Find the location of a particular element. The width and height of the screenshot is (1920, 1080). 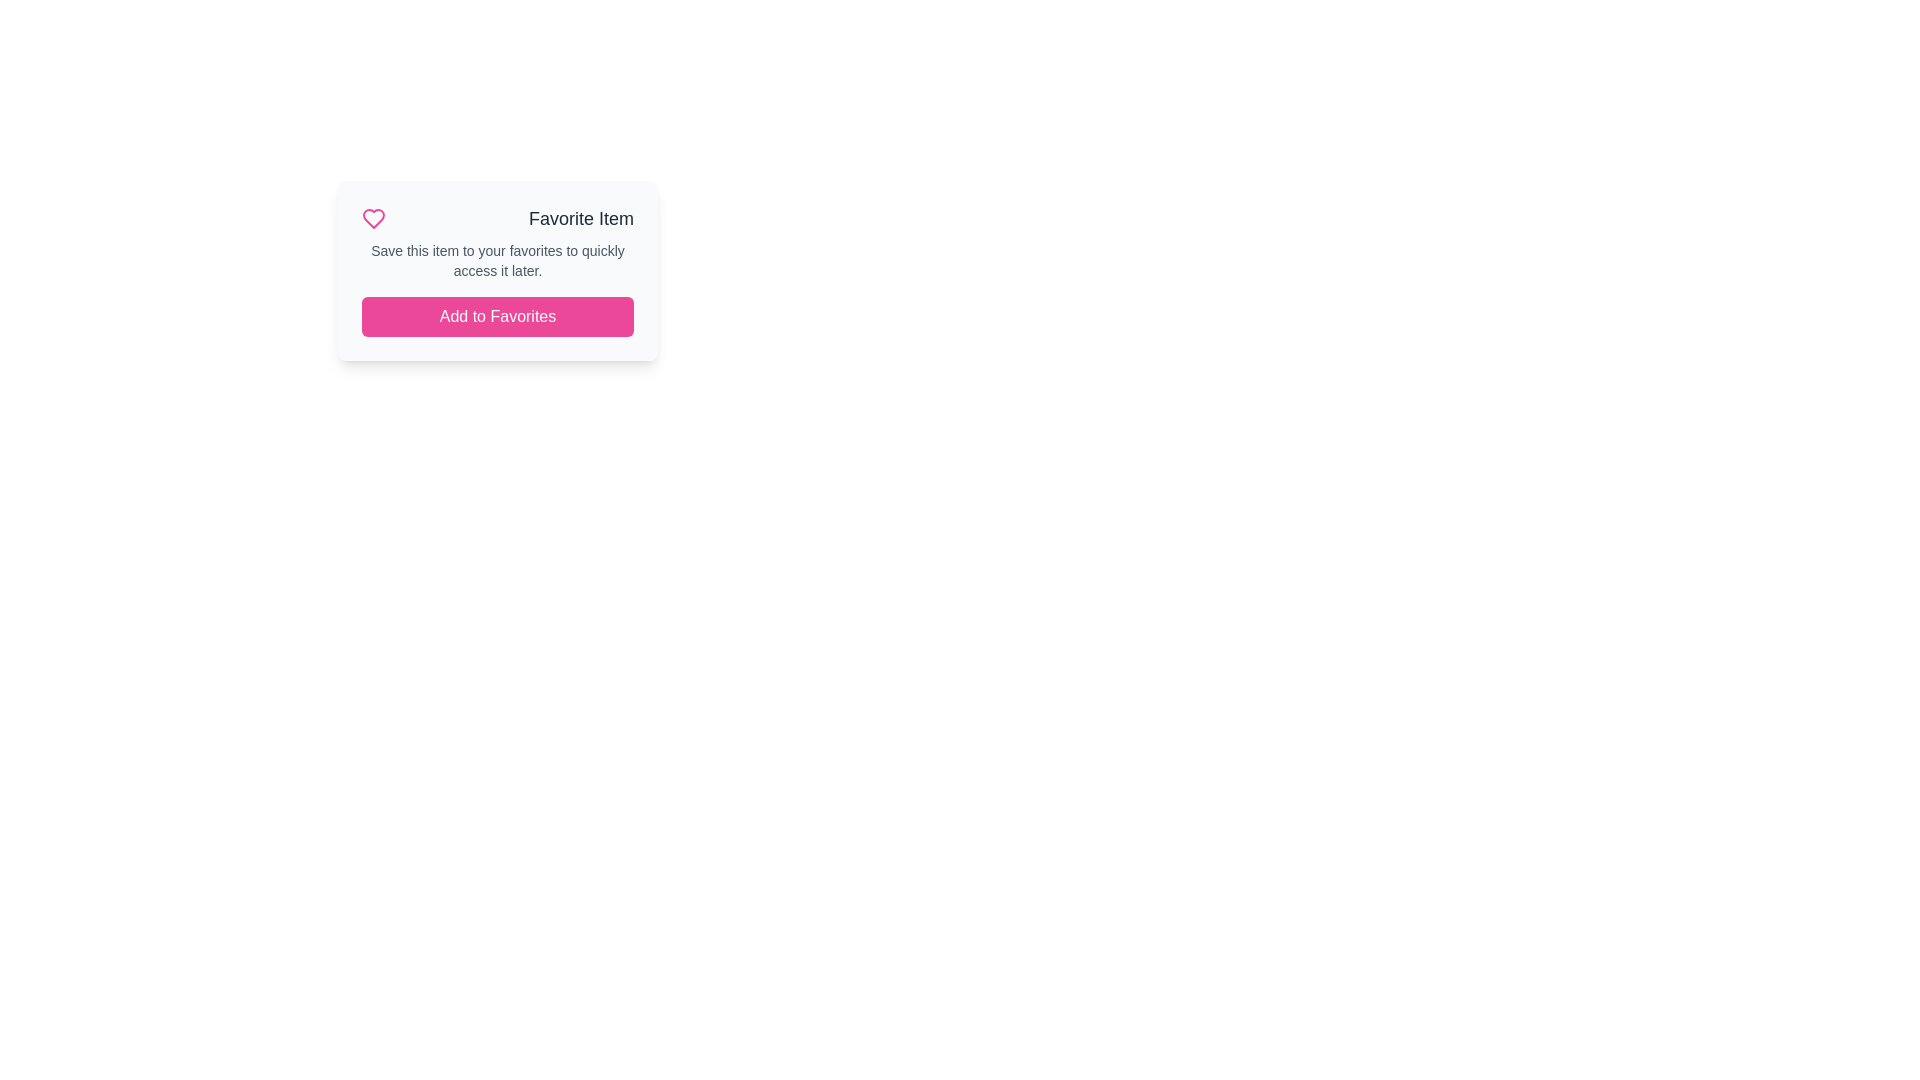

the Guidance Text element located below the 'Favorite Item' heading and above the 'Add to Favorites' button is located at coordinates (498, 260).